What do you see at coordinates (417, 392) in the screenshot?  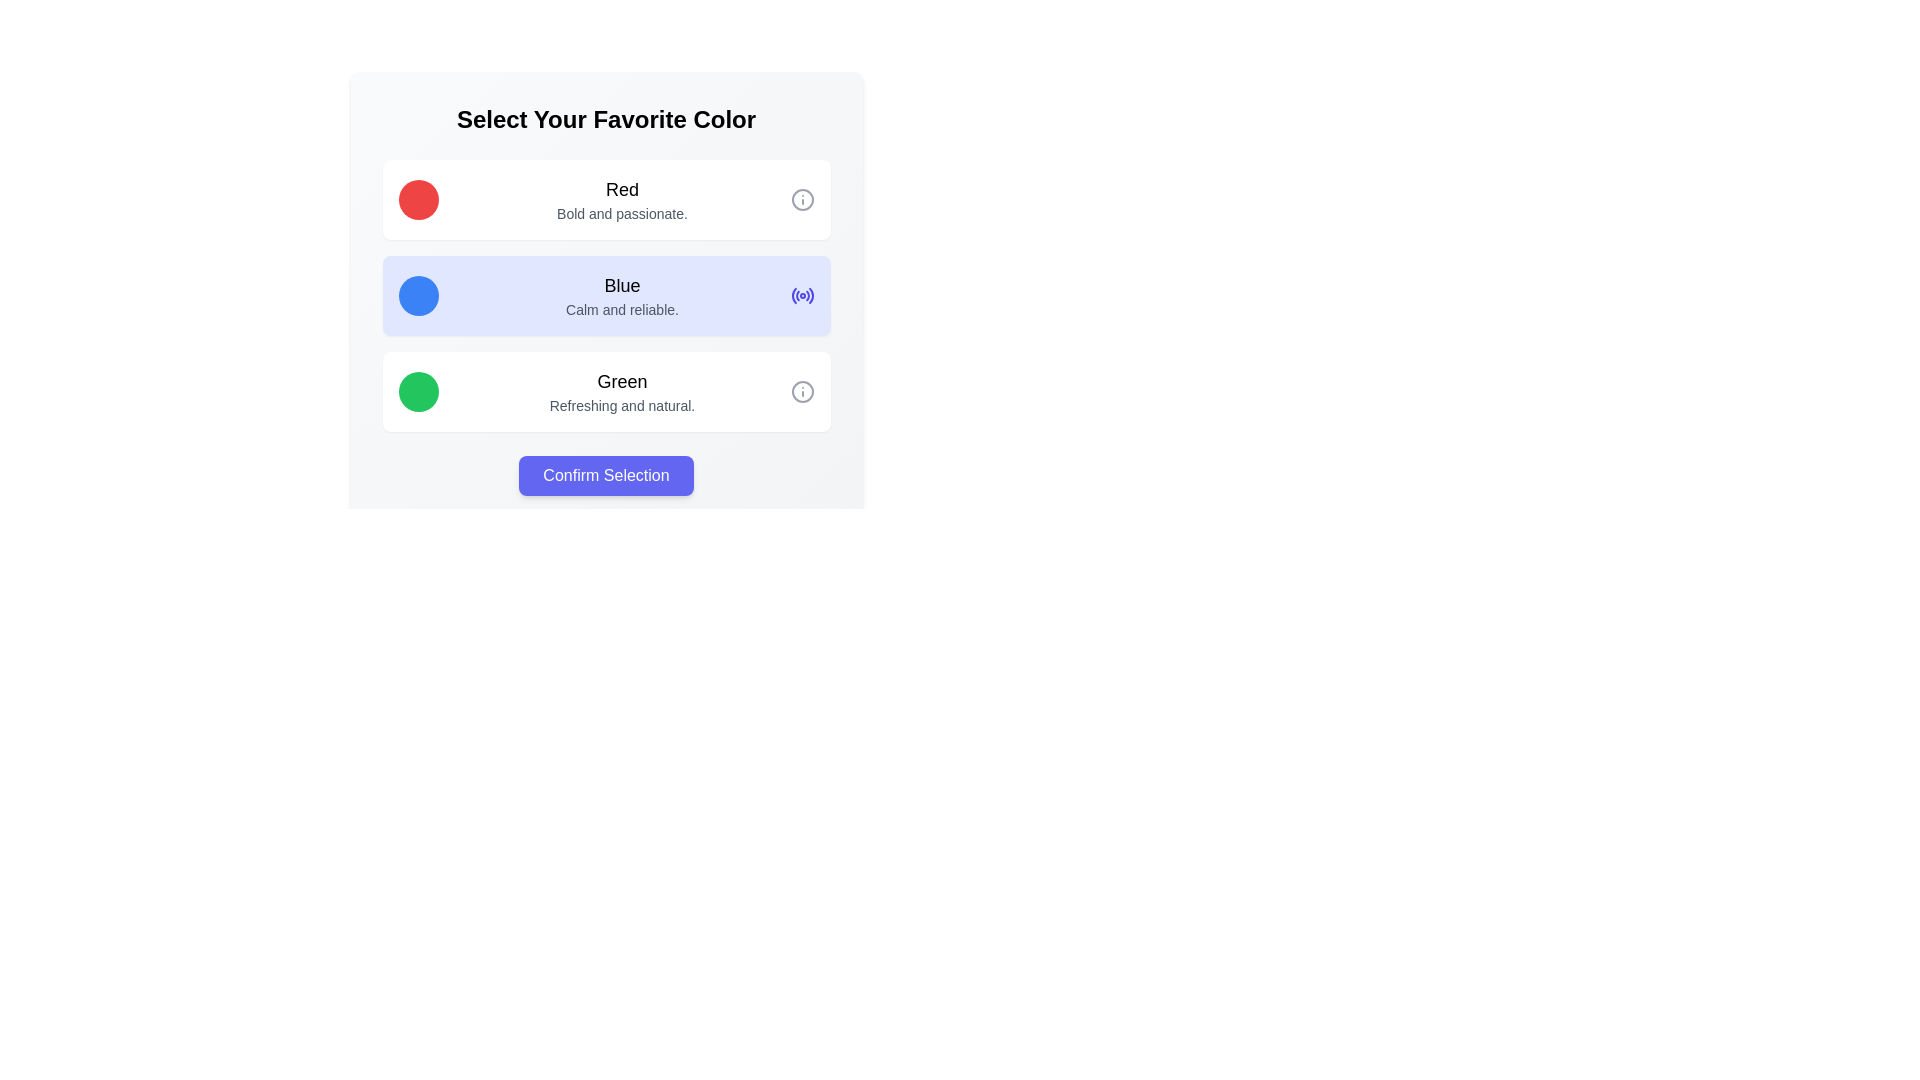 I see `the green circular icon in the Green section of the color selection list, which is the third option below Red and Blue` at bounding box center [417, 392].